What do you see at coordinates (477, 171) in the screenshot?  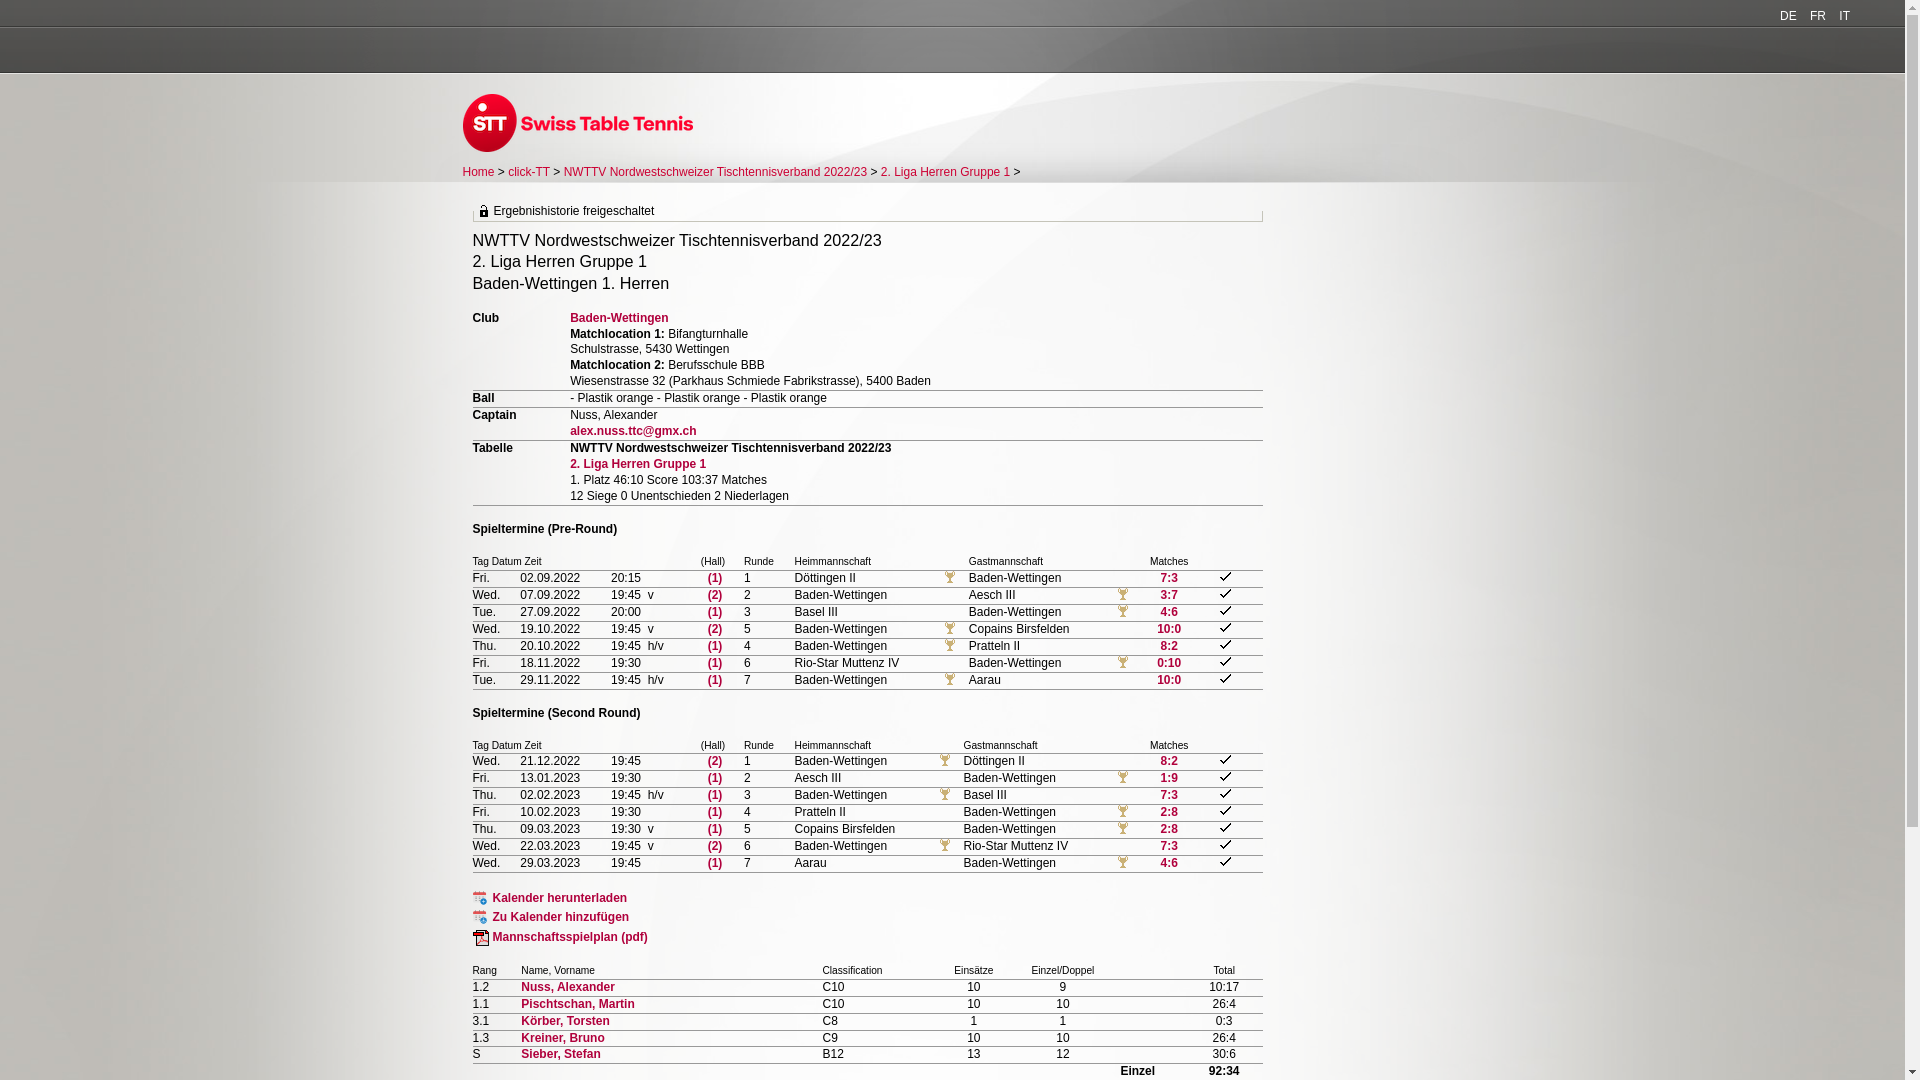 I see `'Home'` at bounding box center [477, 171].